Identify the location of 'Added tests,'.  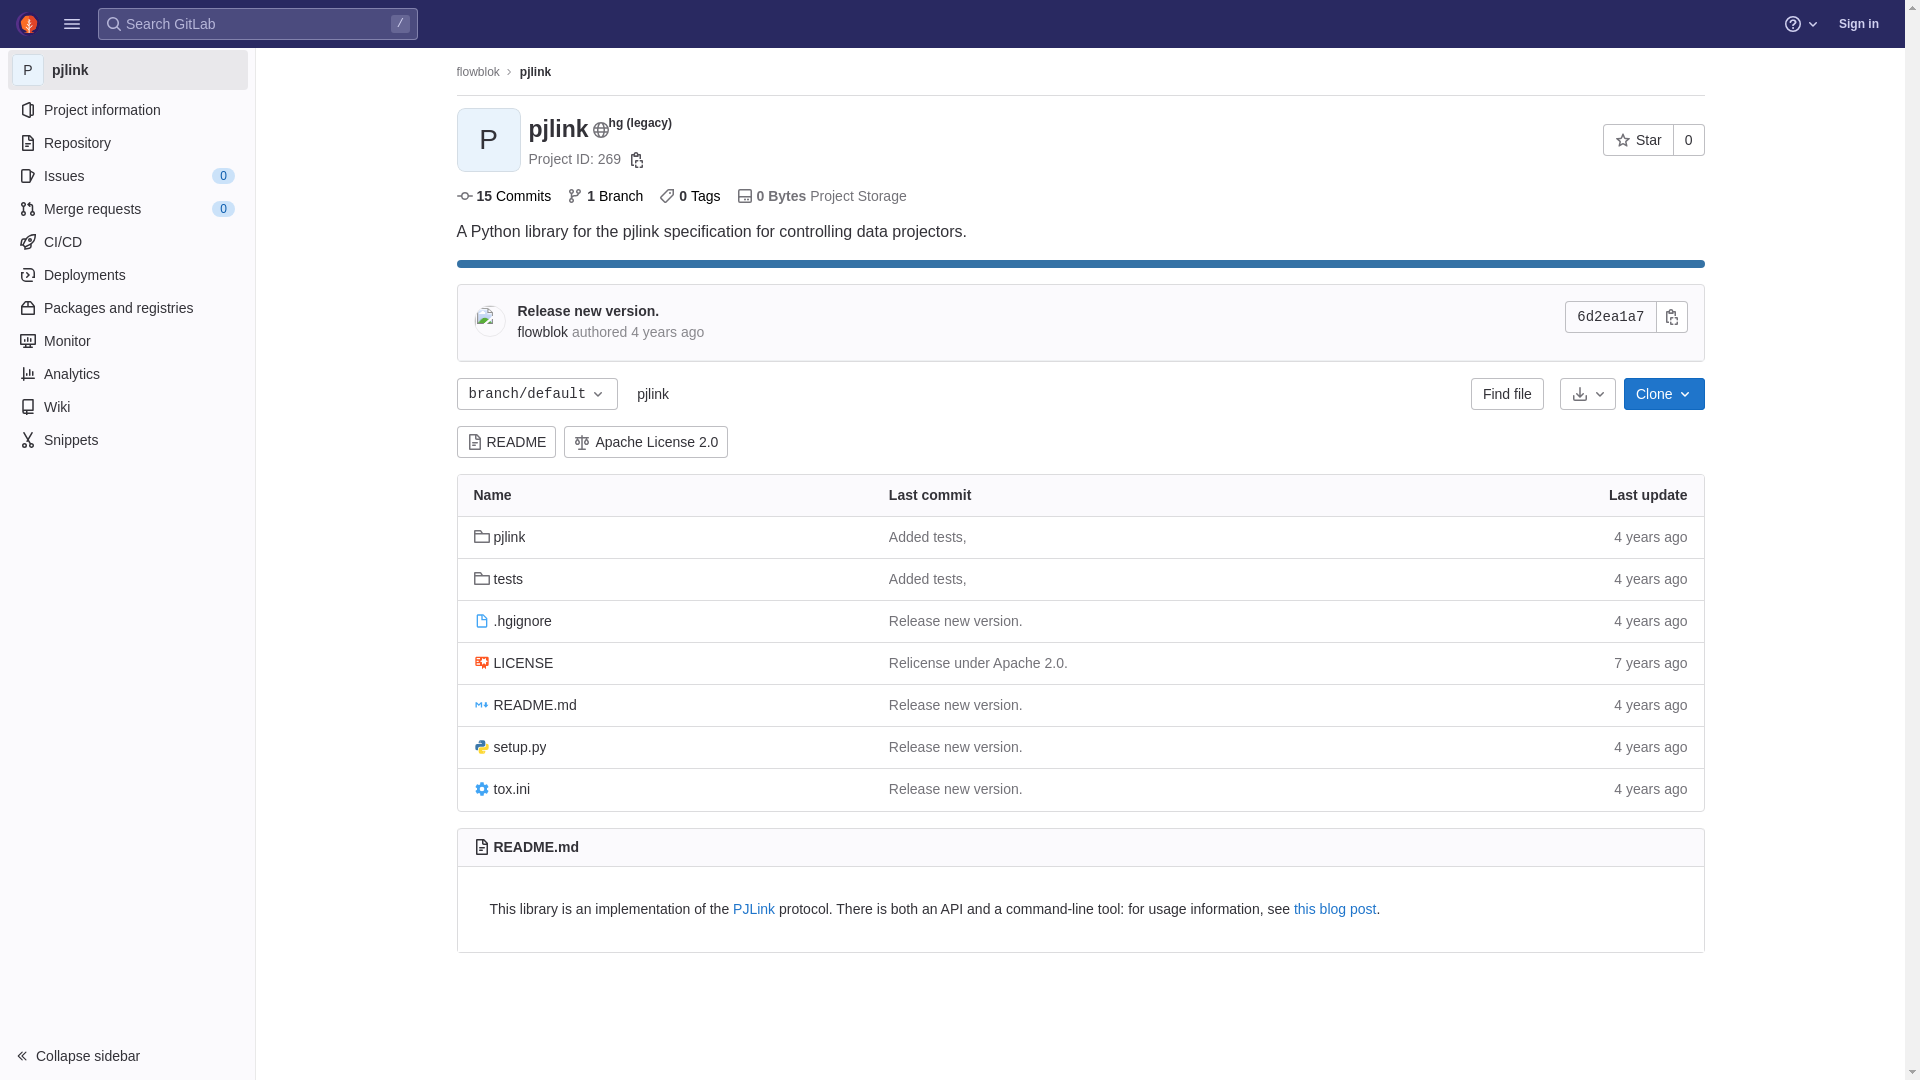
(926, 579).